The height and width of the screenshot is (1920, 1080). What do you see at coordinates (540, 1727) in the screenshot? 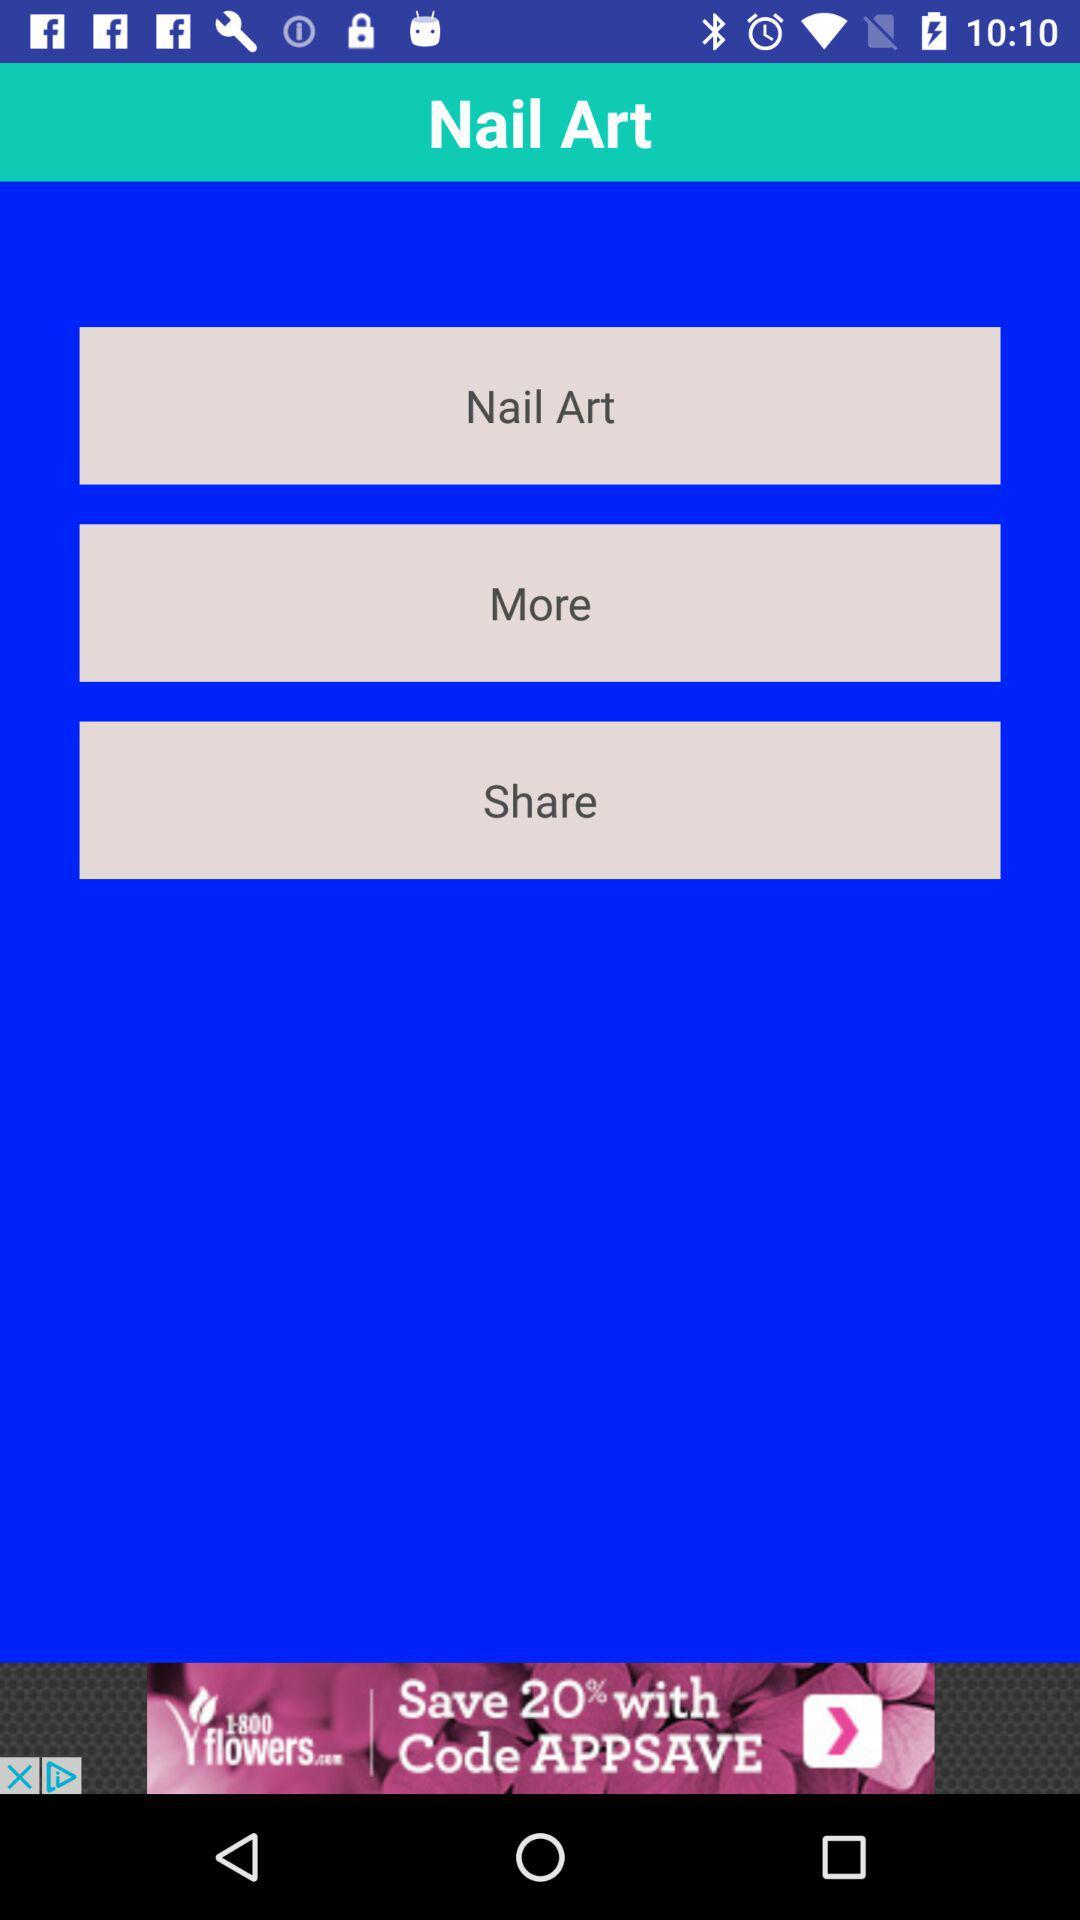
I see `advertisement link` at bounding box center [540, 1727].